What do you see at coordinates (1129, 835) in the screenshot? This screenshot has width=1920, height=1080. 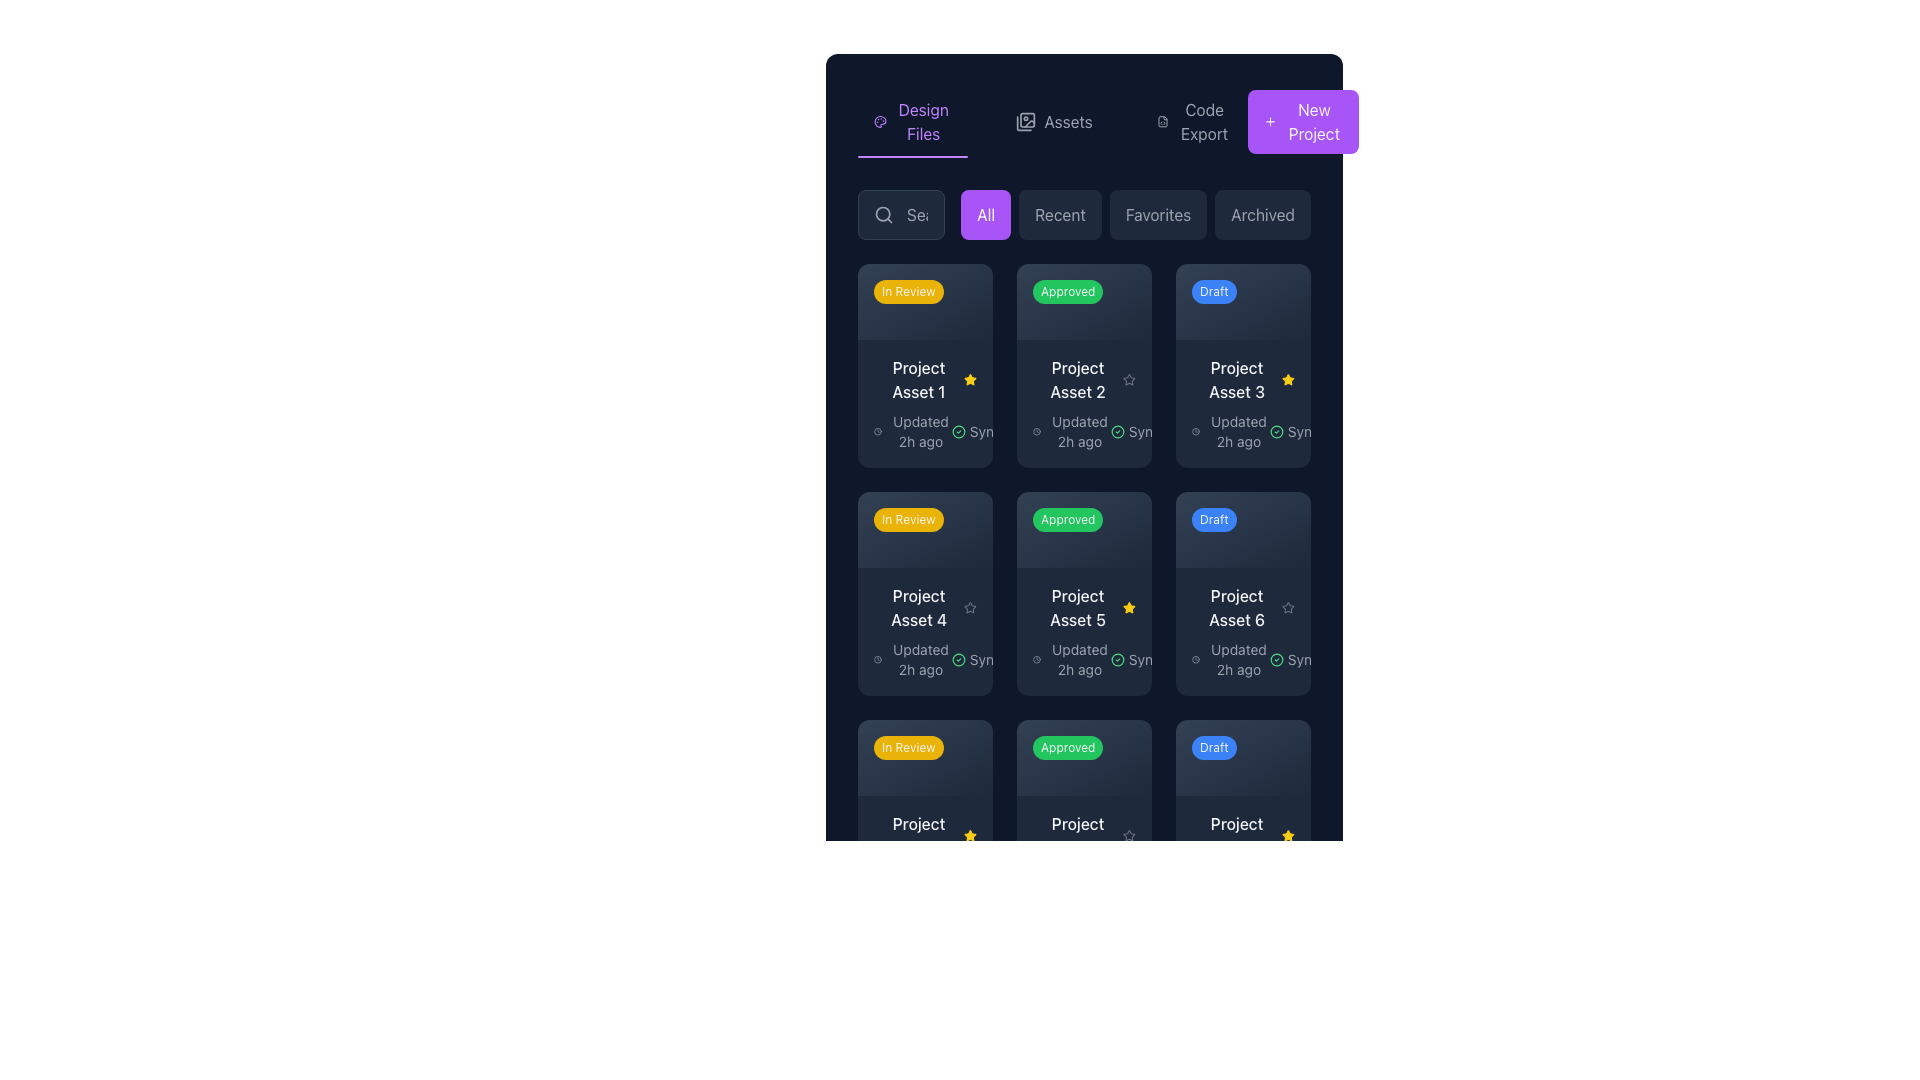 I see `the star-shaped icon in the bottom-left corner of the last card in the grid layout` at bounding box center [1129, 835].